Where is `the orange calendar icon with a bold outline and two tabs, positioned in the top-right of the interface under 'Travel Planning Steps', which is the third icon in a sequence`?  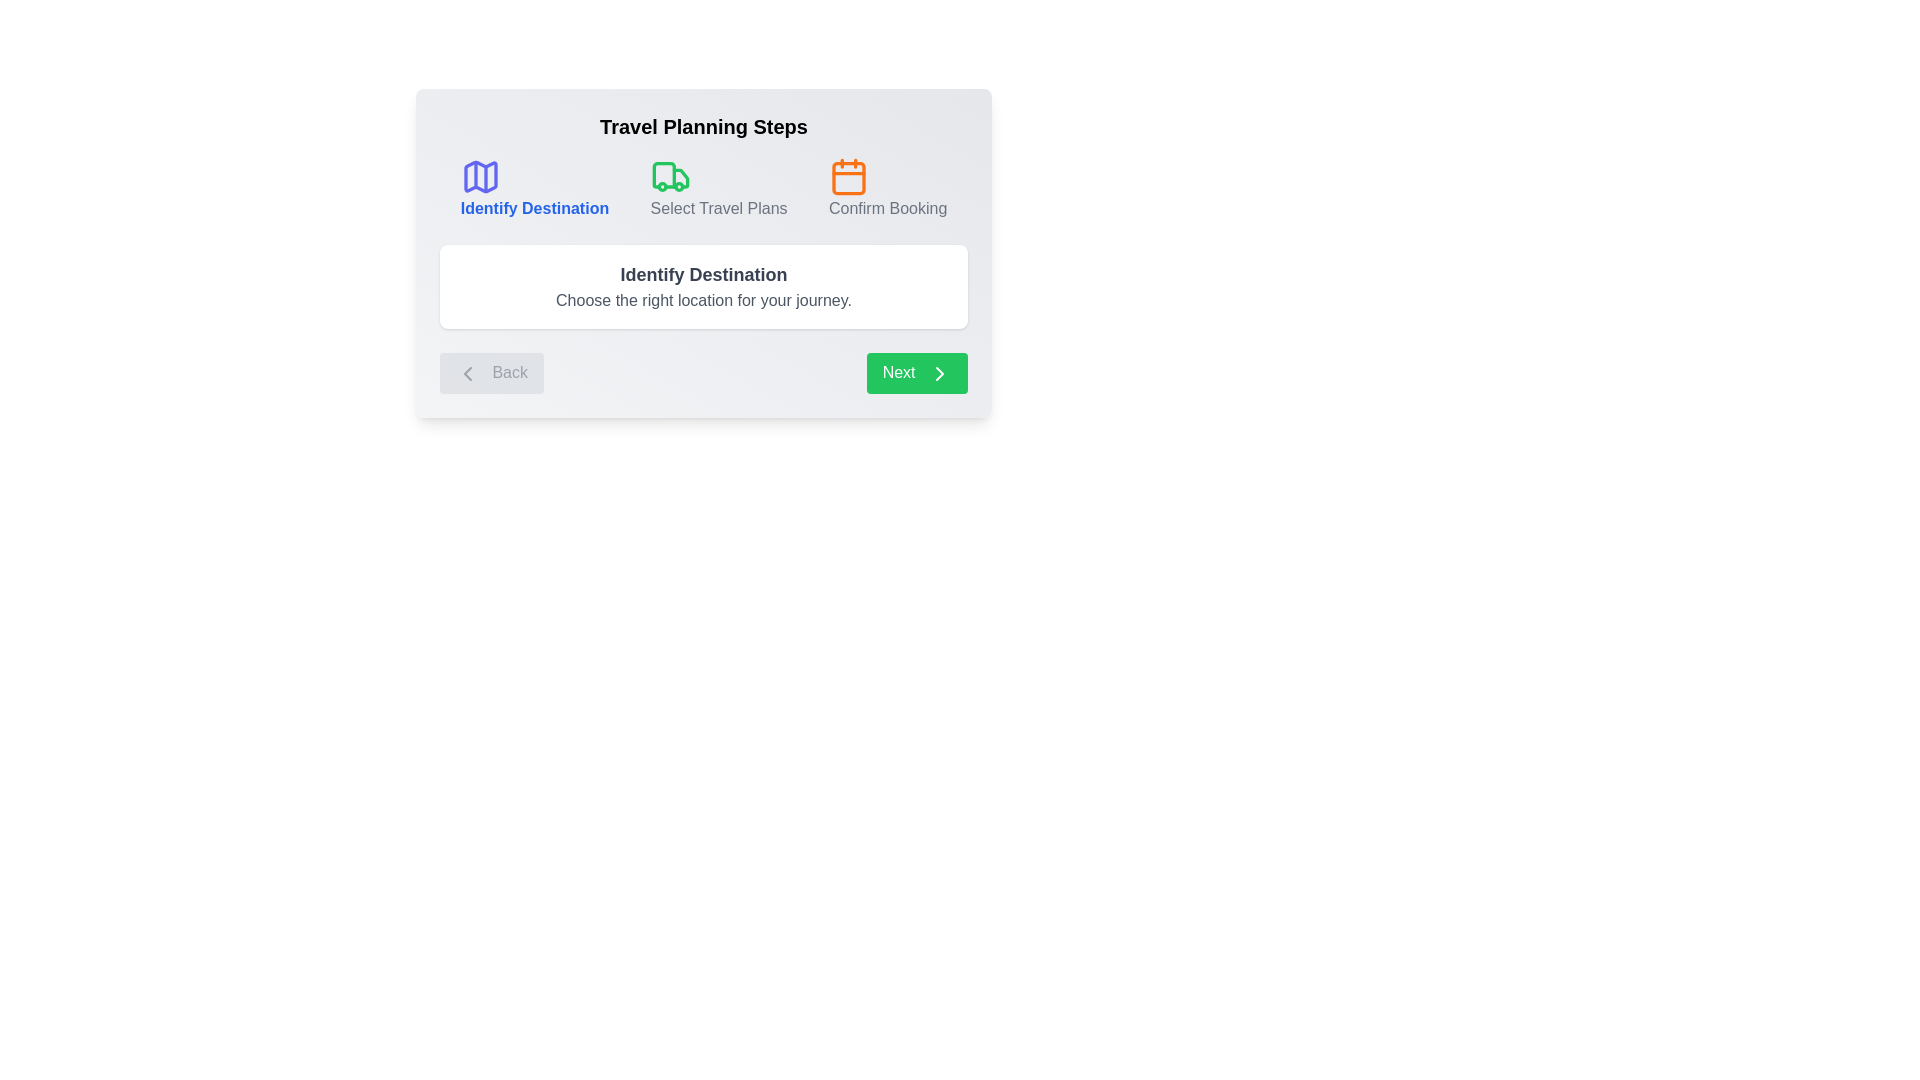 the orange calendar icon with a bold outline and two tabs, positioned in the top-right of the interface under 'Travel Planning Steps', which is the third icon in a sequence is located at coordinates (849, 176).